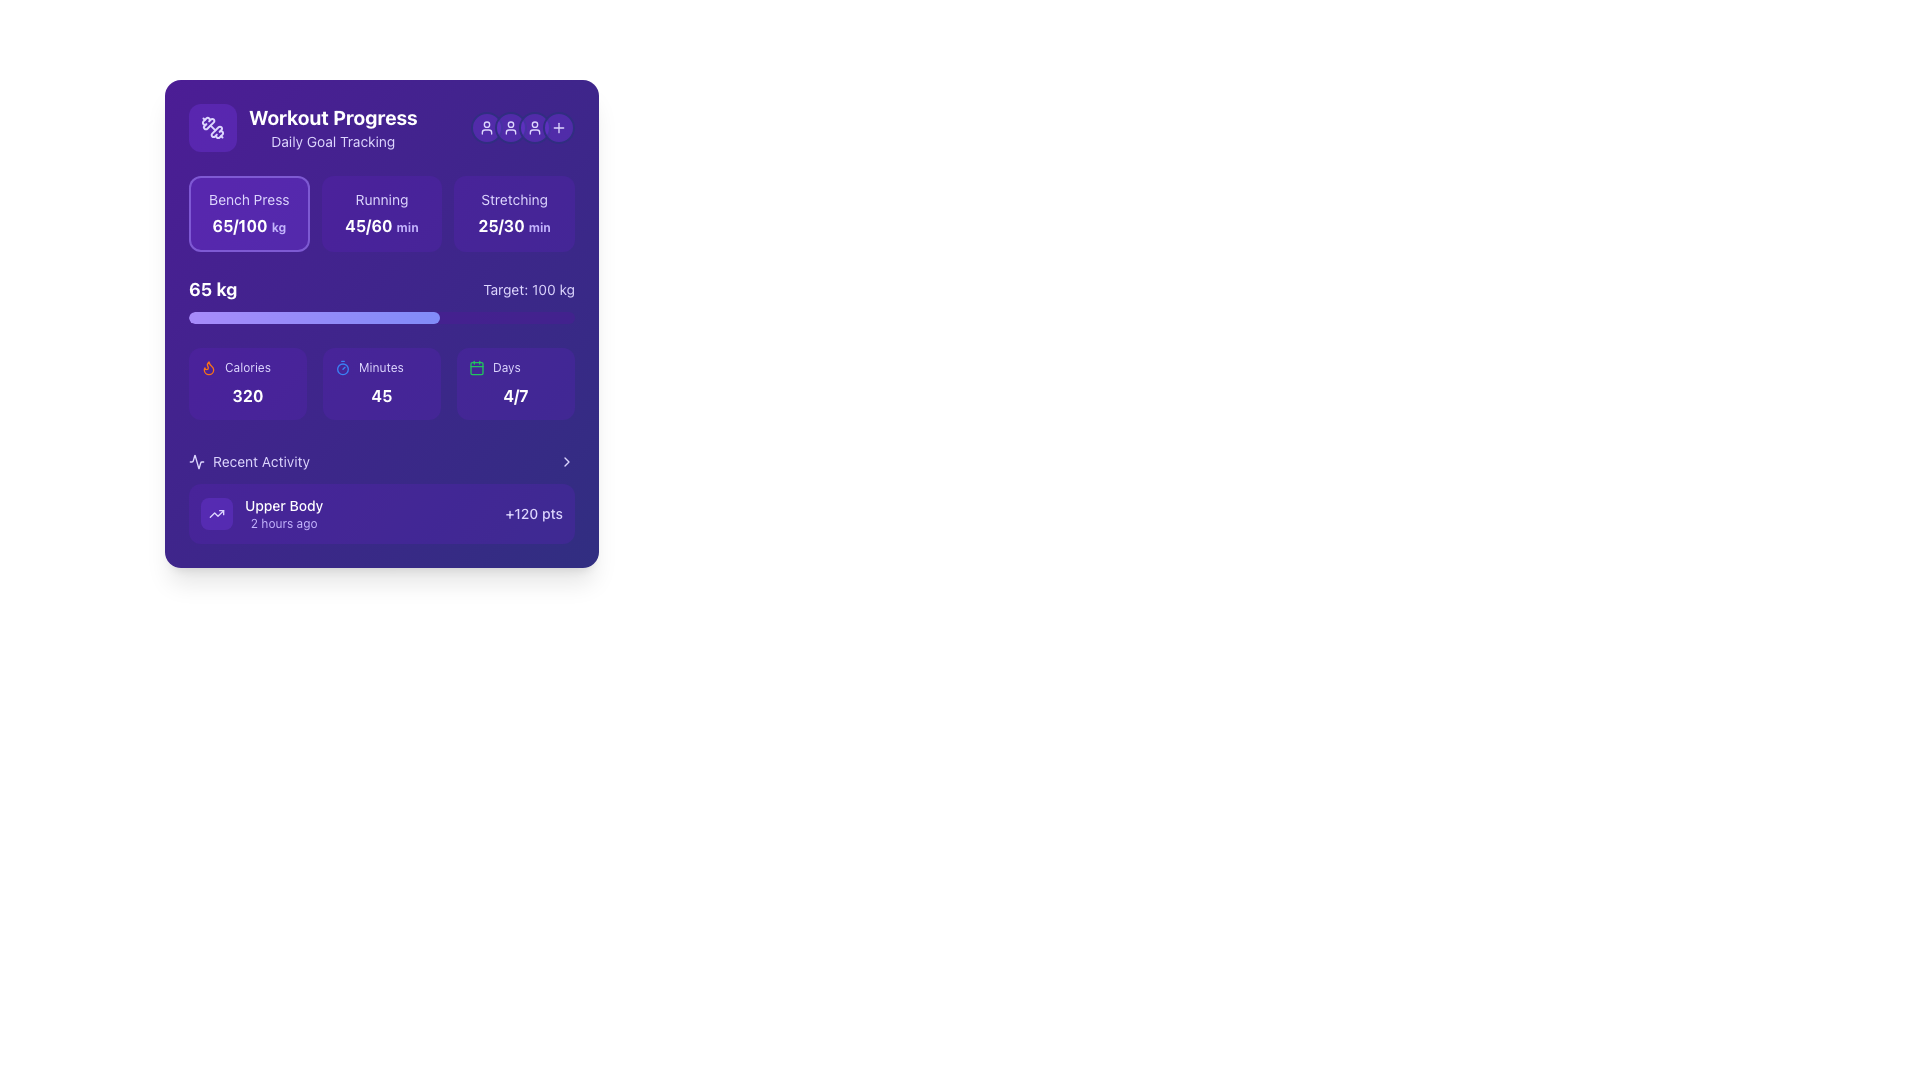 Image resolution: width=1920 pixels, height=1080 pixels. What do you see at coordinates (565, 462) in the screenshot?
I see `the chevron-shaped icon pointing to the right, which is located at the far right of the 'Recent Activity' header within the card, near the top-right edge` at bounding box center [565, 462].